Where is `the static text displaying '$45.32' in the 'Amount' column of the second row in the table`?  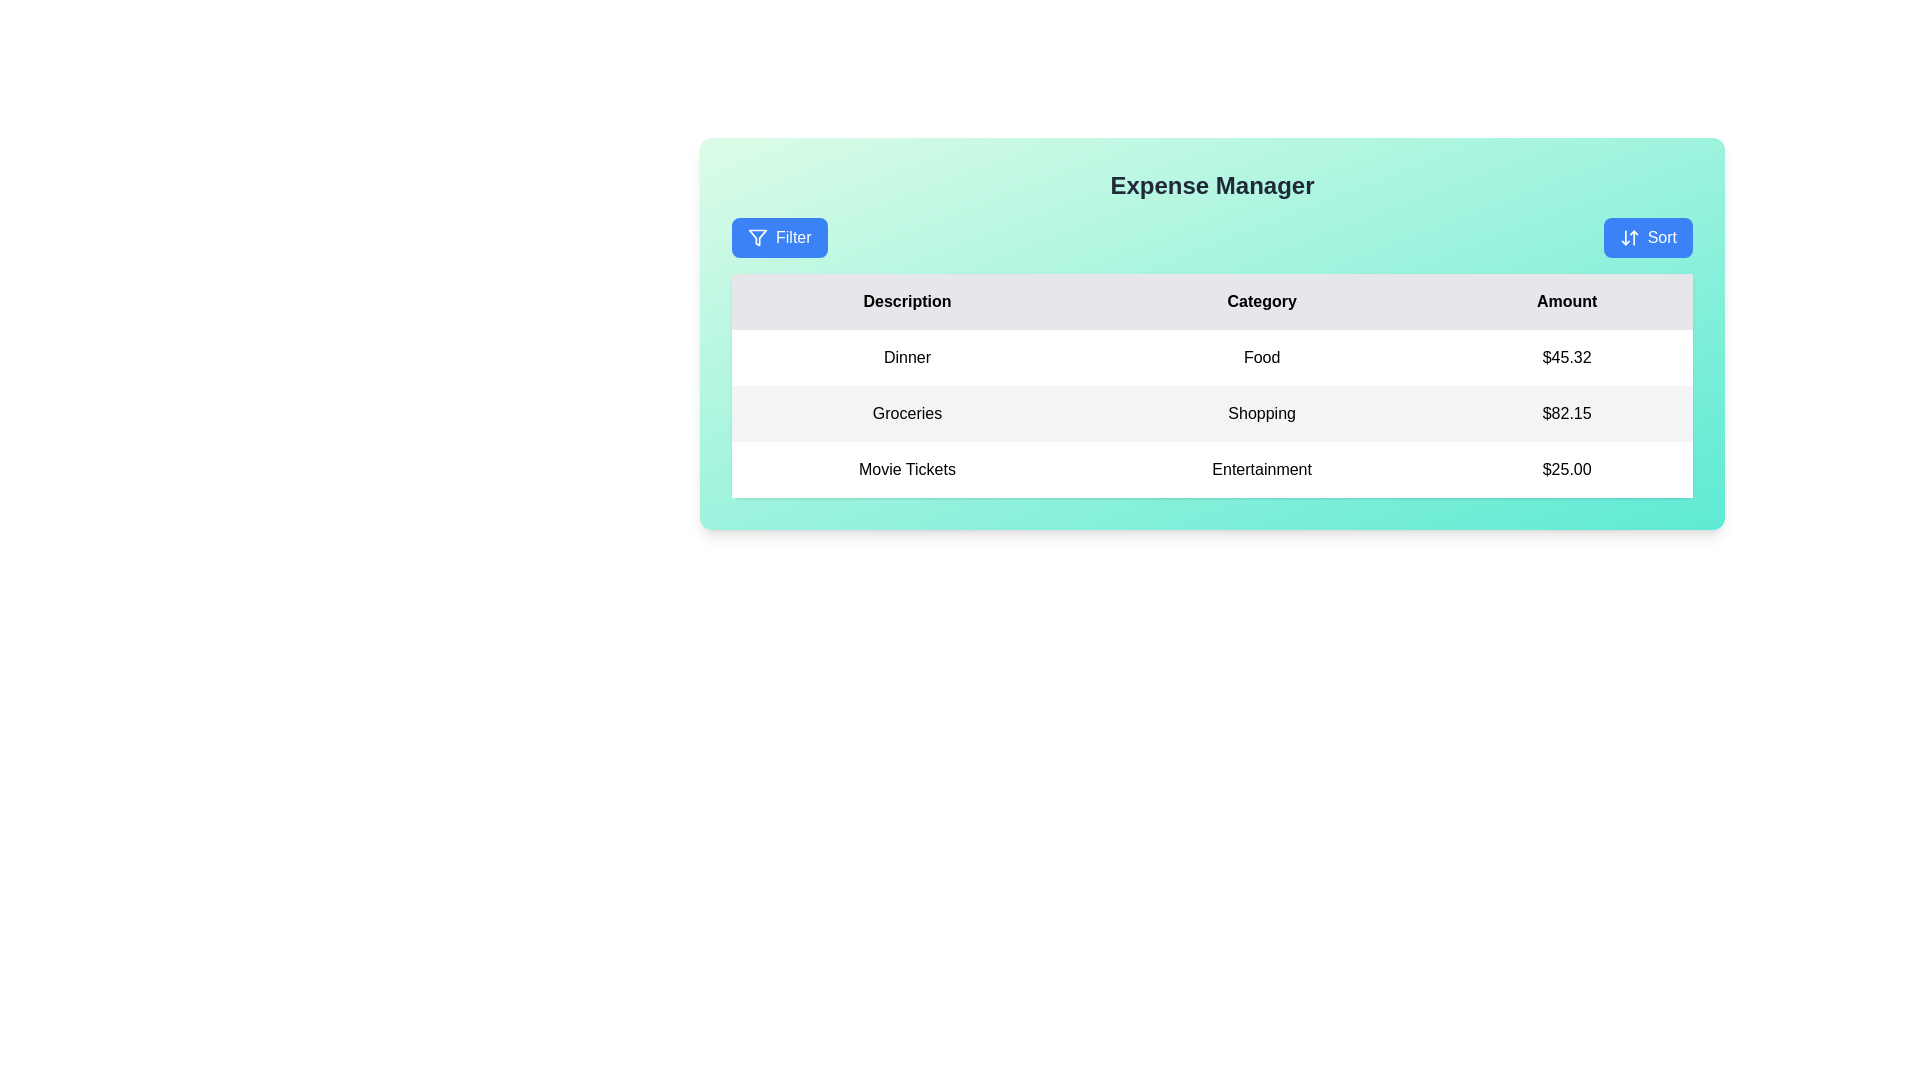
the static text displaying '$45.32' in the 'Amount' column of the second row in the table is located at coordinates (1566, 357).